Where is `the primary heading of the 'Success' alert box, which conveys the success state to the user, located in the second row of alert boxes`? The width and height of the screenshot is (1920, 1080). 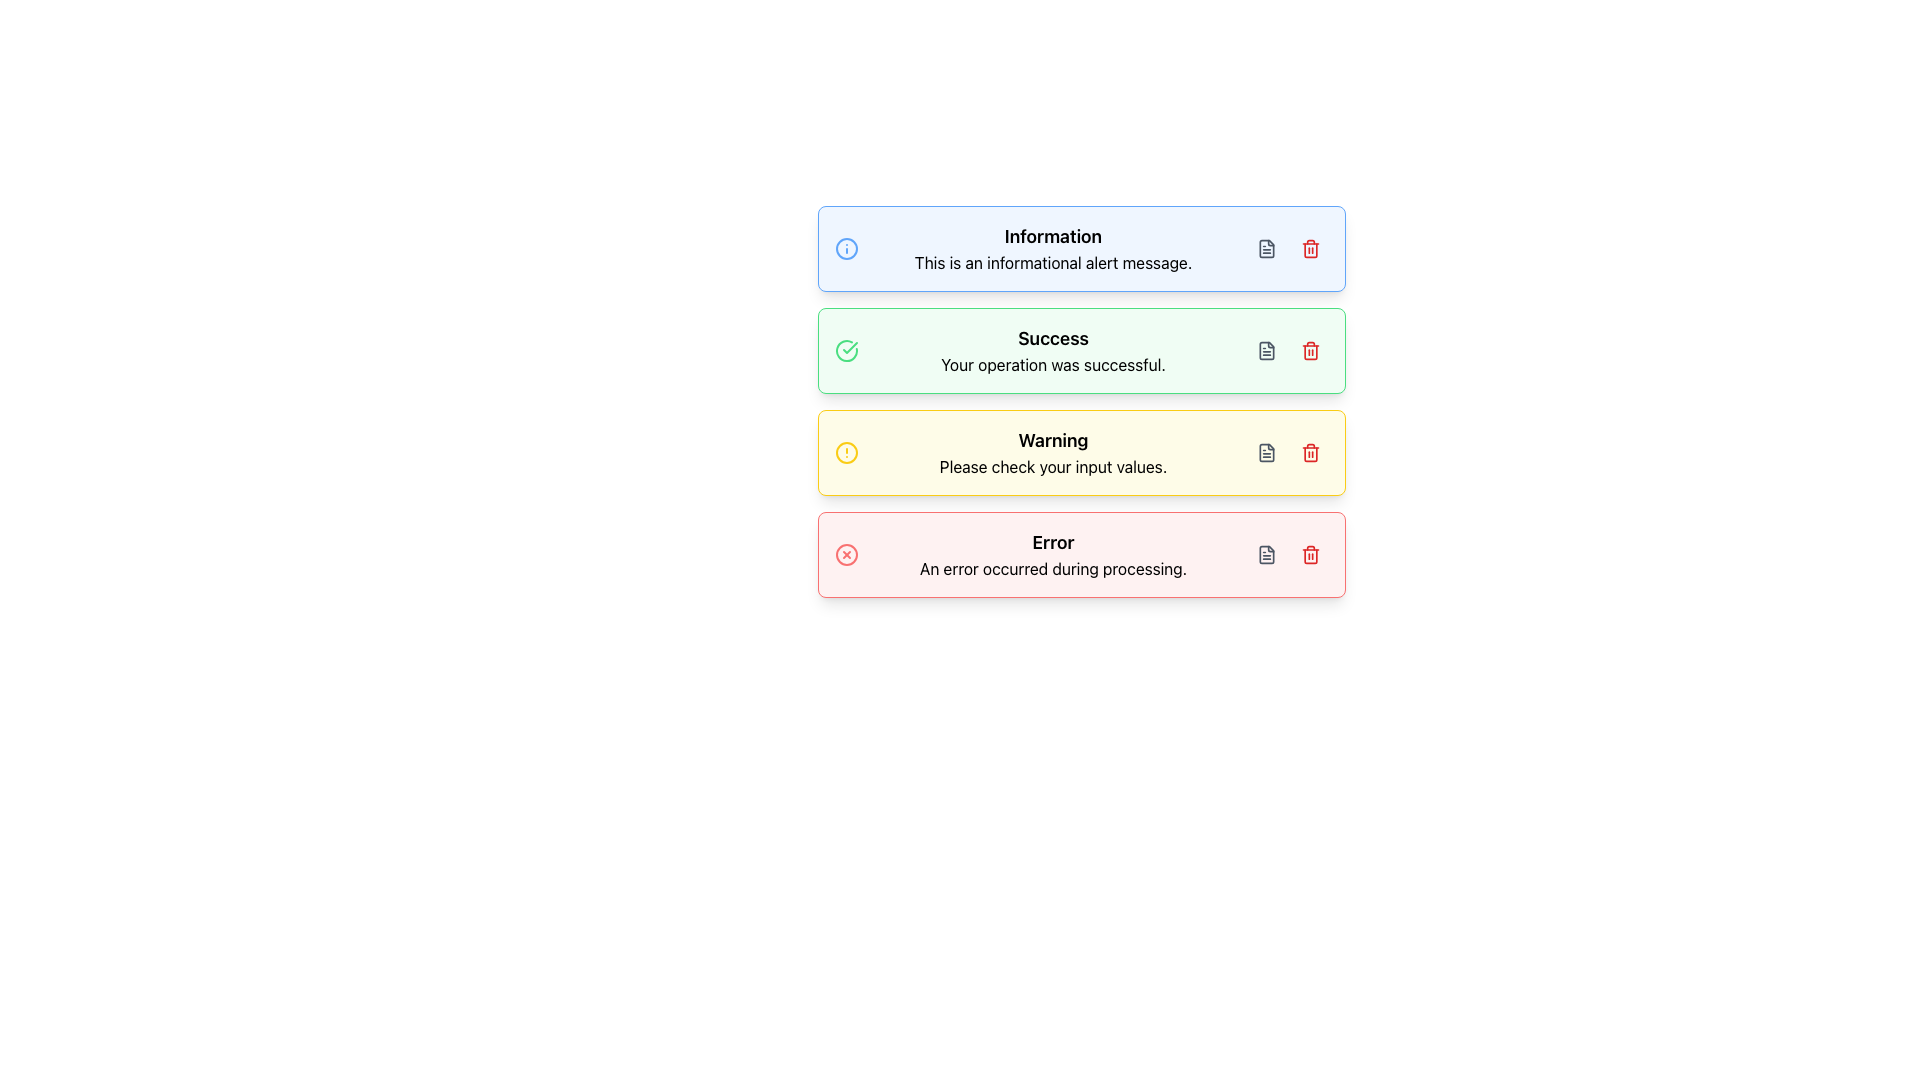 the primary heading of the 'Success' alert box, which conveys the success state to the user, located in the second row of alert boxes is located at coordinates (1052, 338).